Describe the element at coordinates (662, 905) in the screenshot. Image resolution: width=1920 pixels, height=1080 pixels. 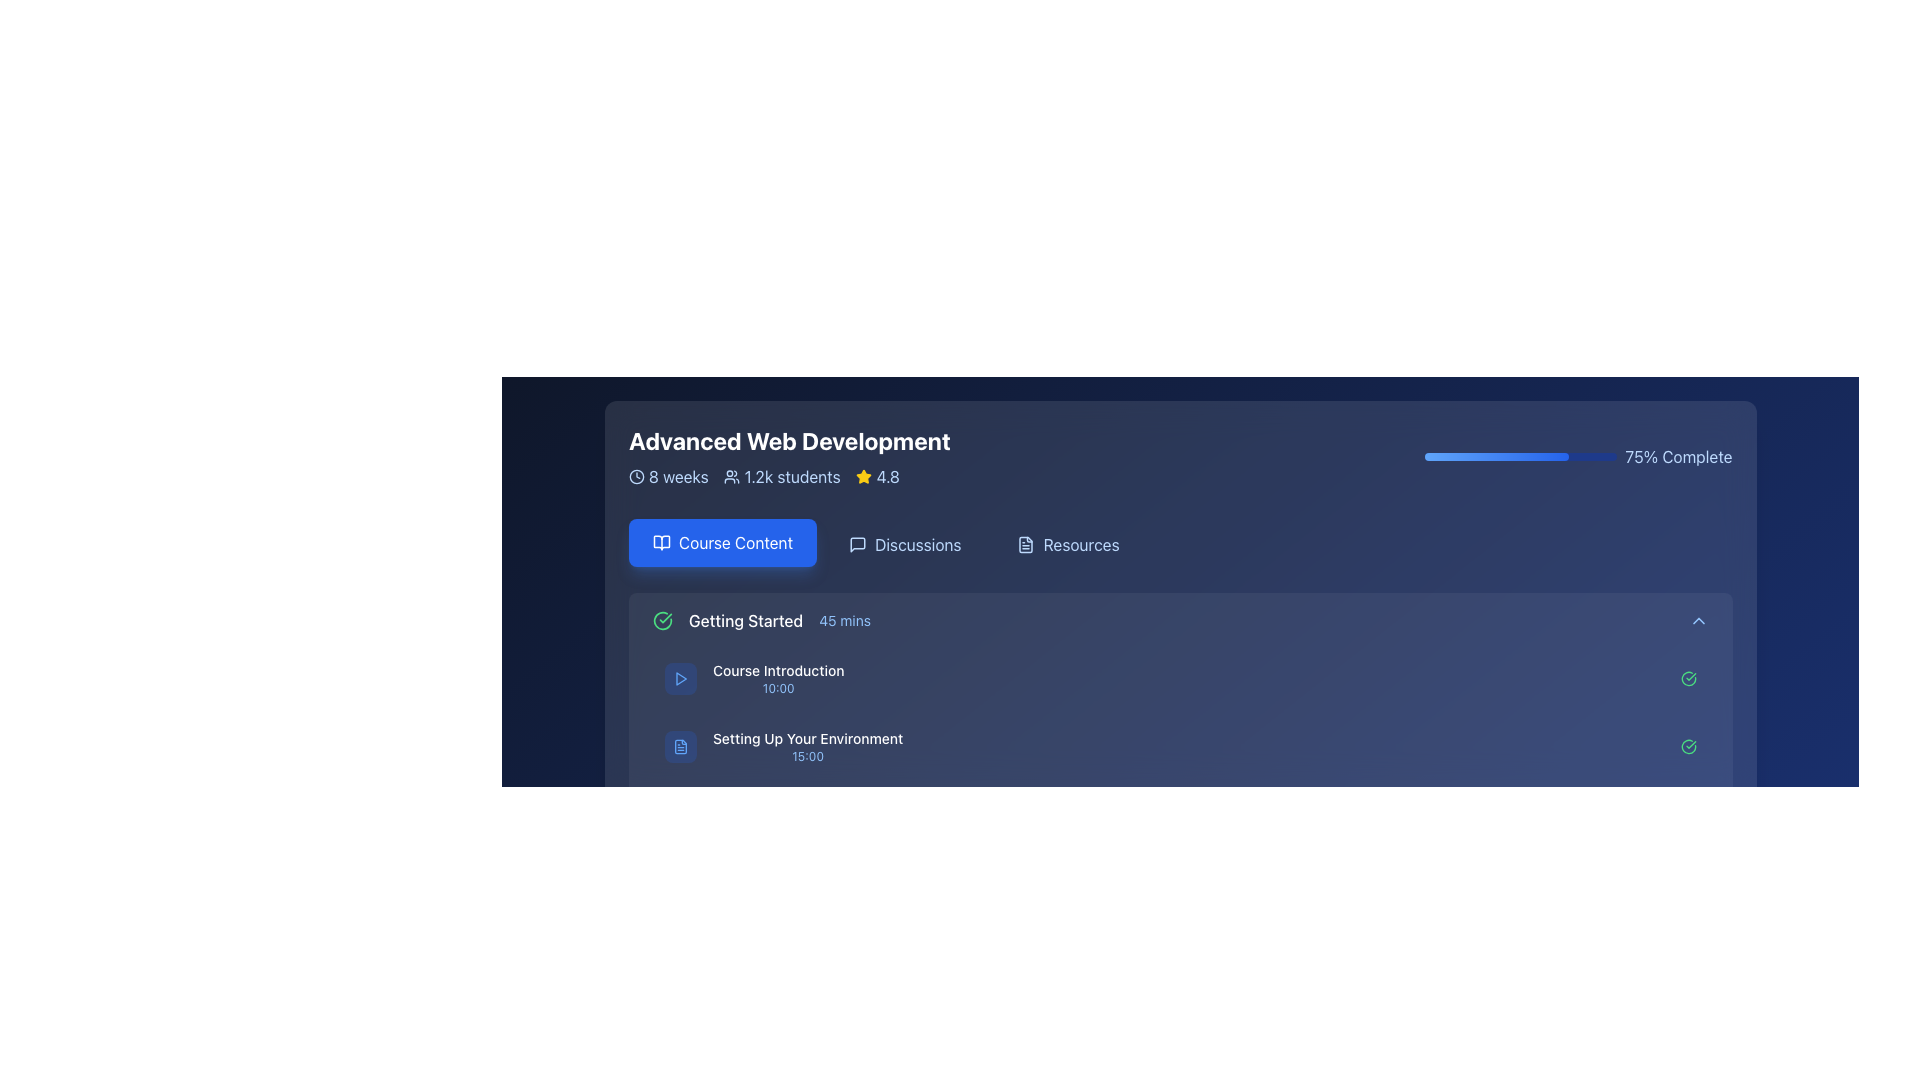
I see `the bordered circle, which serves as a status or selection indicator for the course module details` at that location.